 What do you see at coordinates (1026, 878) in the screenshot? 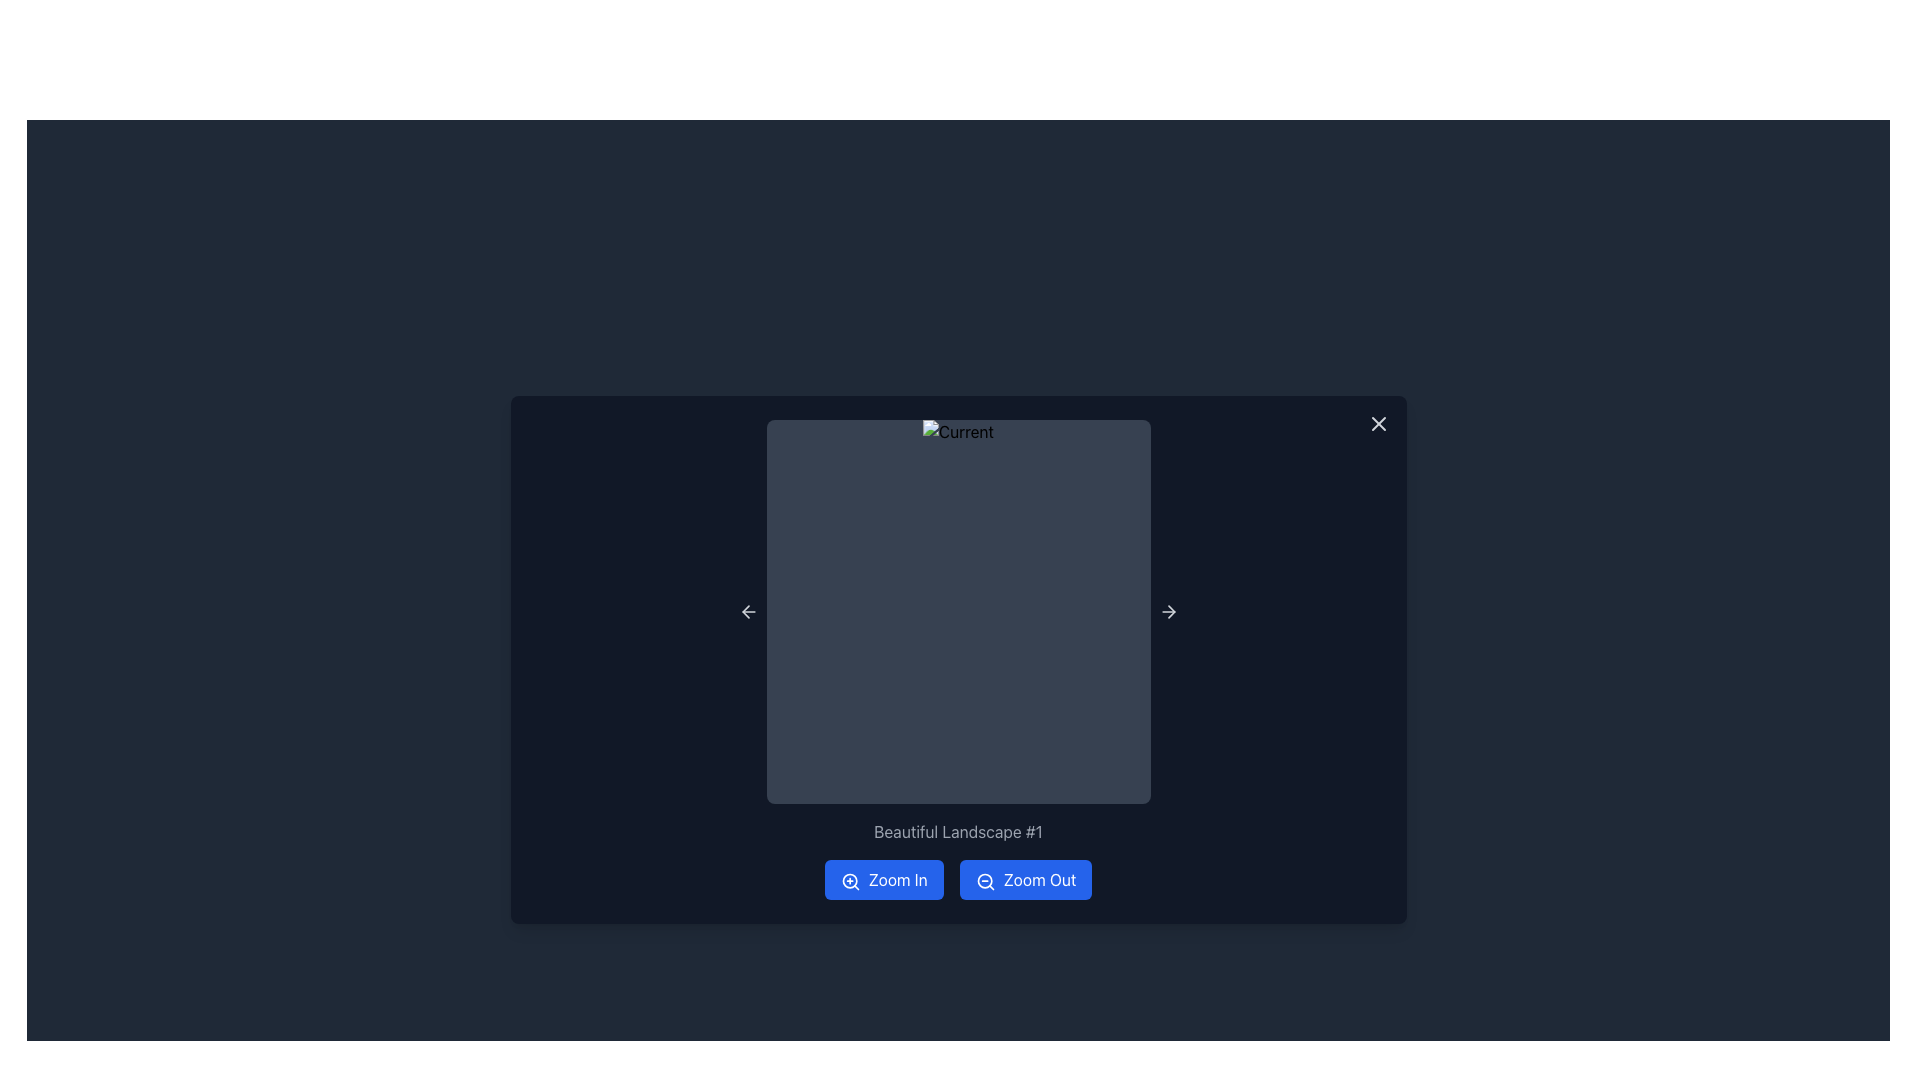
I see `the blue 'Zoom Out' button with white text and a magnifying glass icon` at bounding box center [1026, 878].